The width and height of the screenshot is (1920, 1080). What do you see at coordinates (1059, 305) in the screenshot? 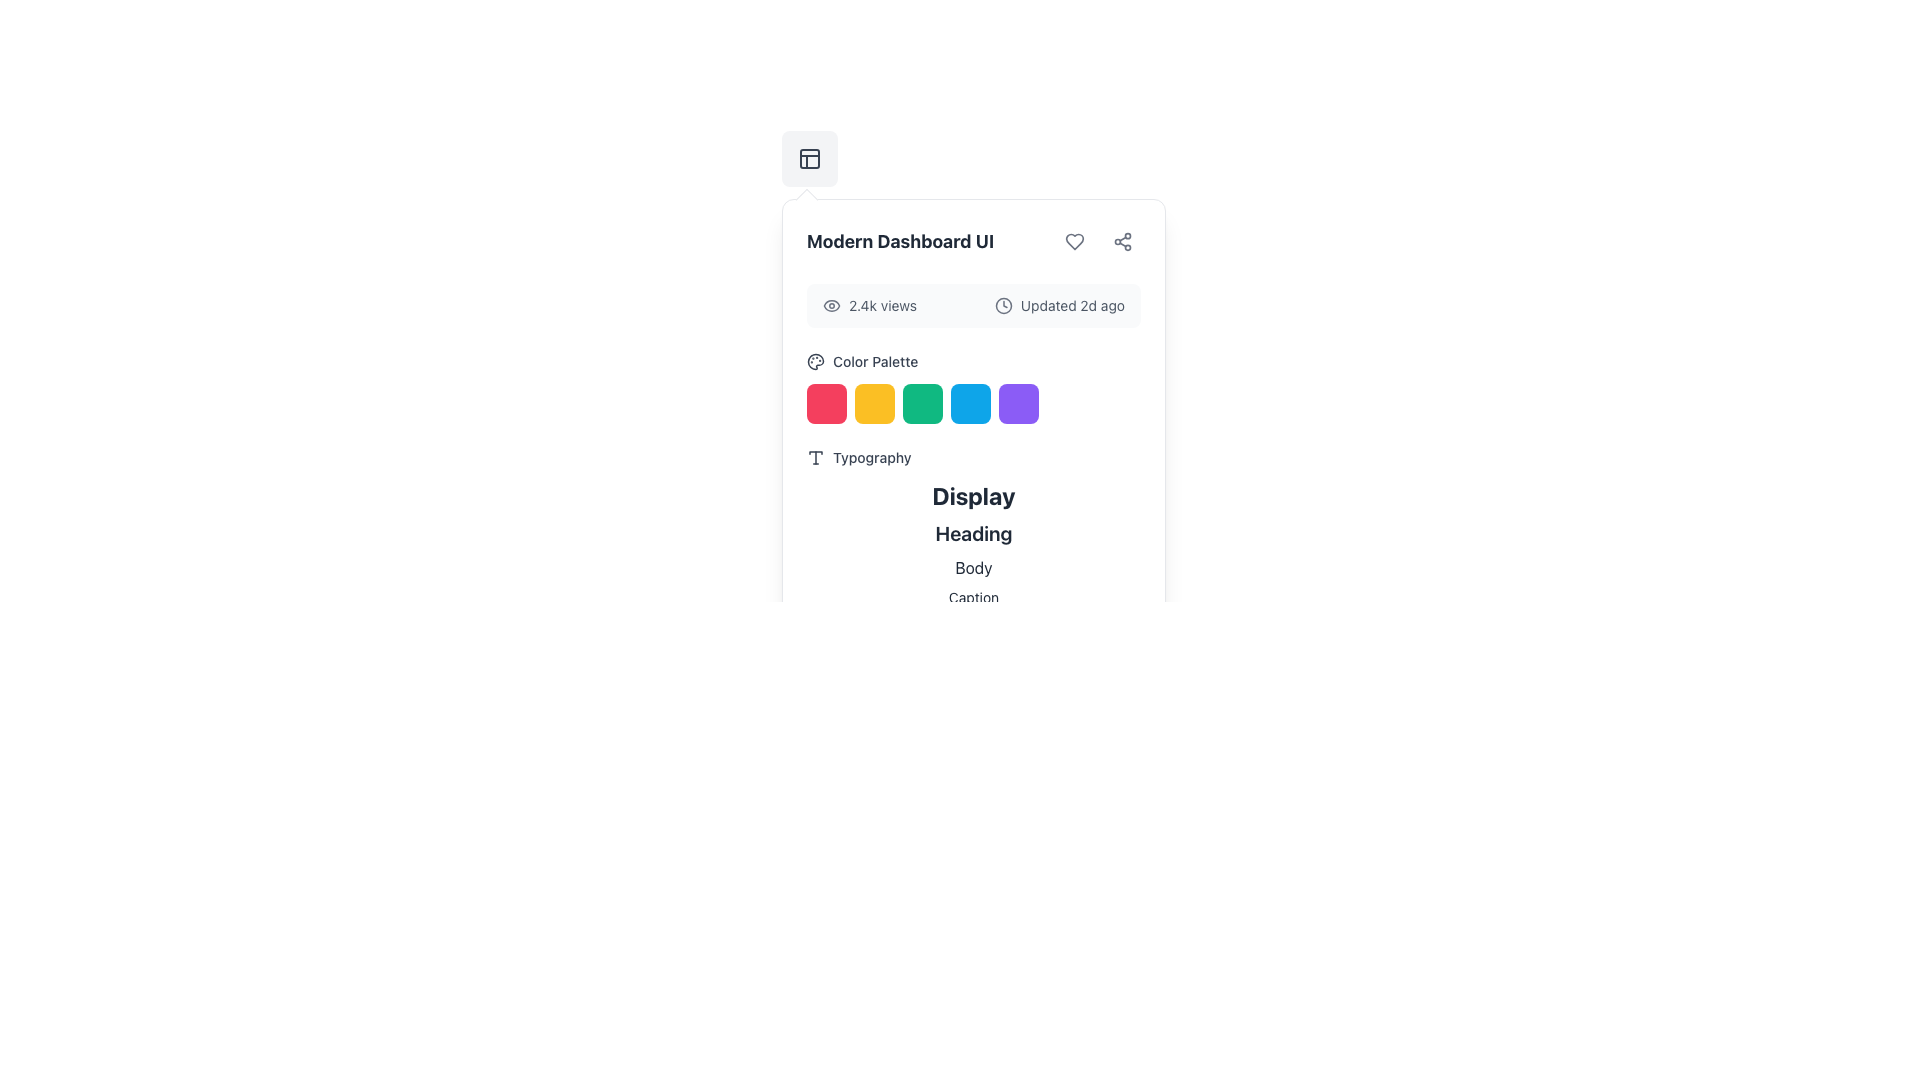
I see `the metadata element displaying the text 'Updated 2d ago' and the clock icon, which is styled in gray and located to the right of the '2.4k views' element` at bounding box center [1059, 305].